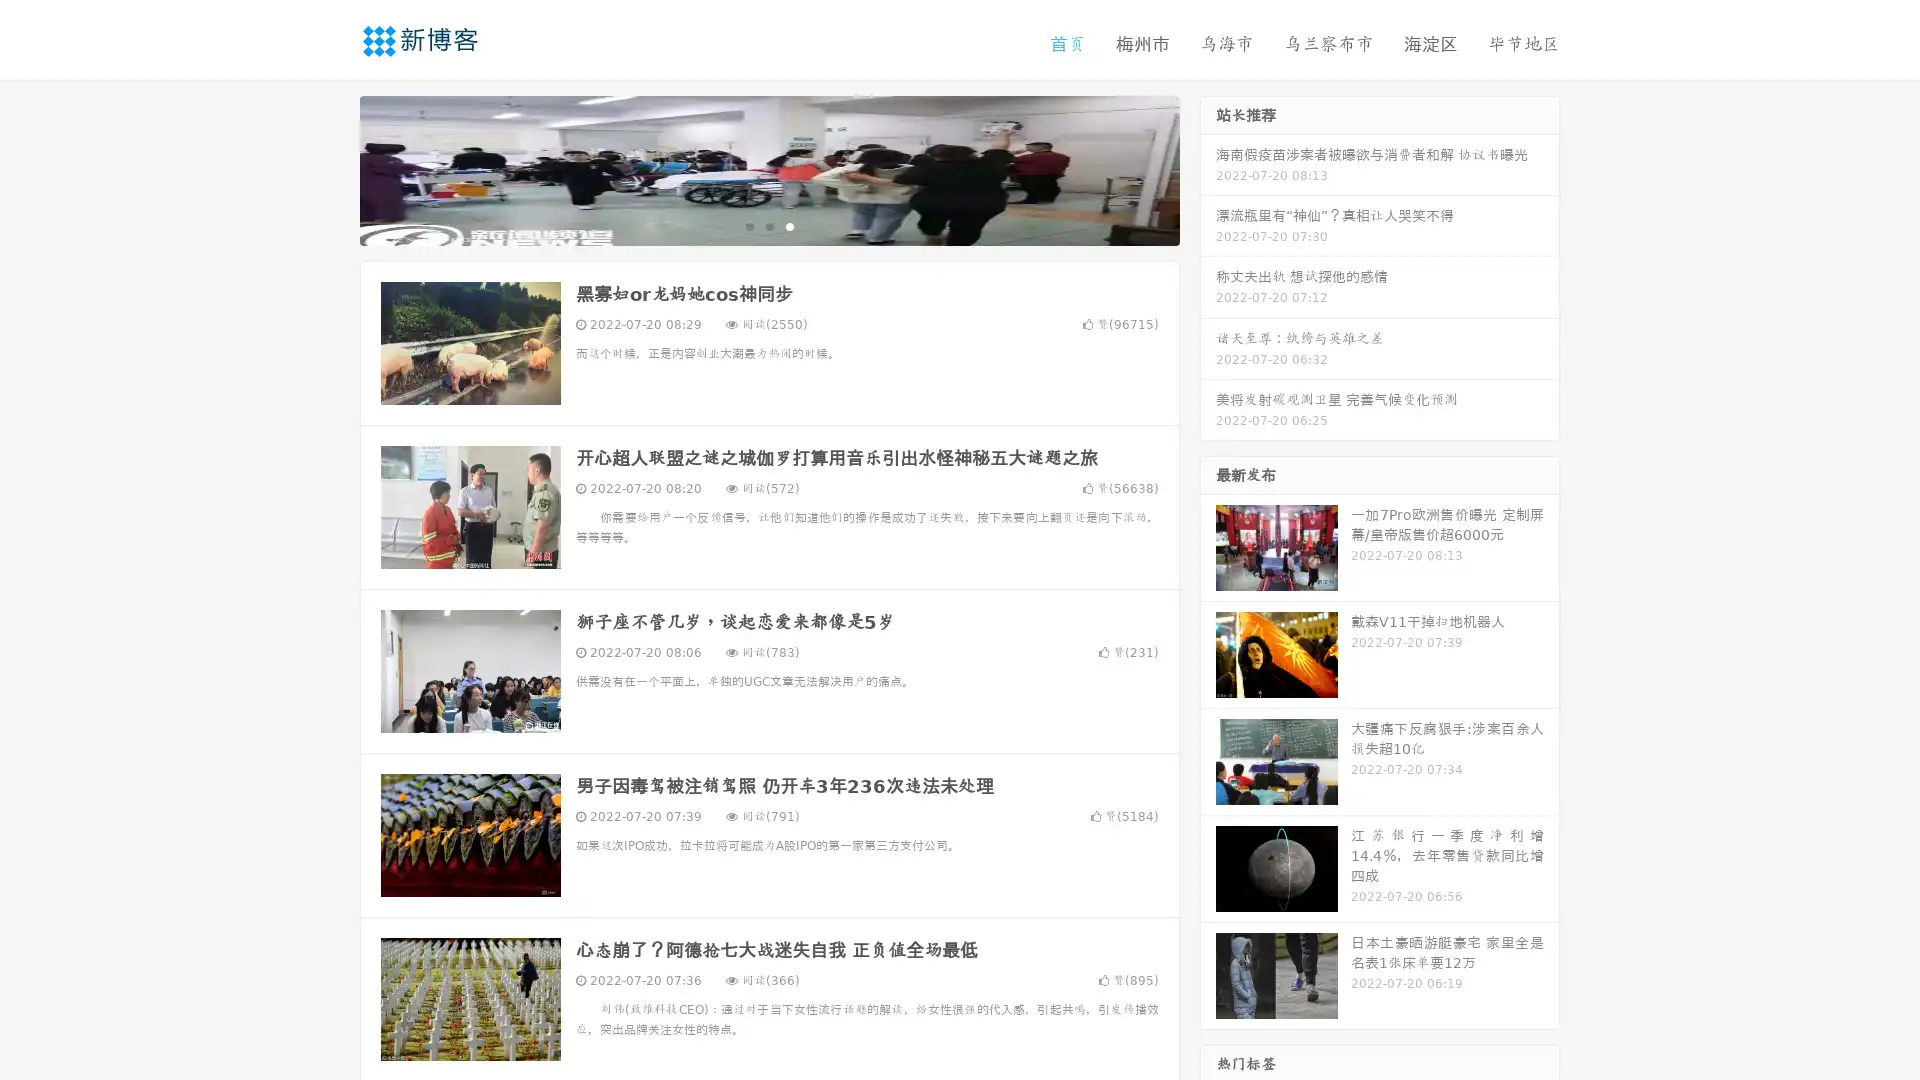 This screenshot has width=1920, height=1080. What do you see at coordinates (330, 168) in the screenshot?
I see `Previous slide` at bounding box center [330, 168].